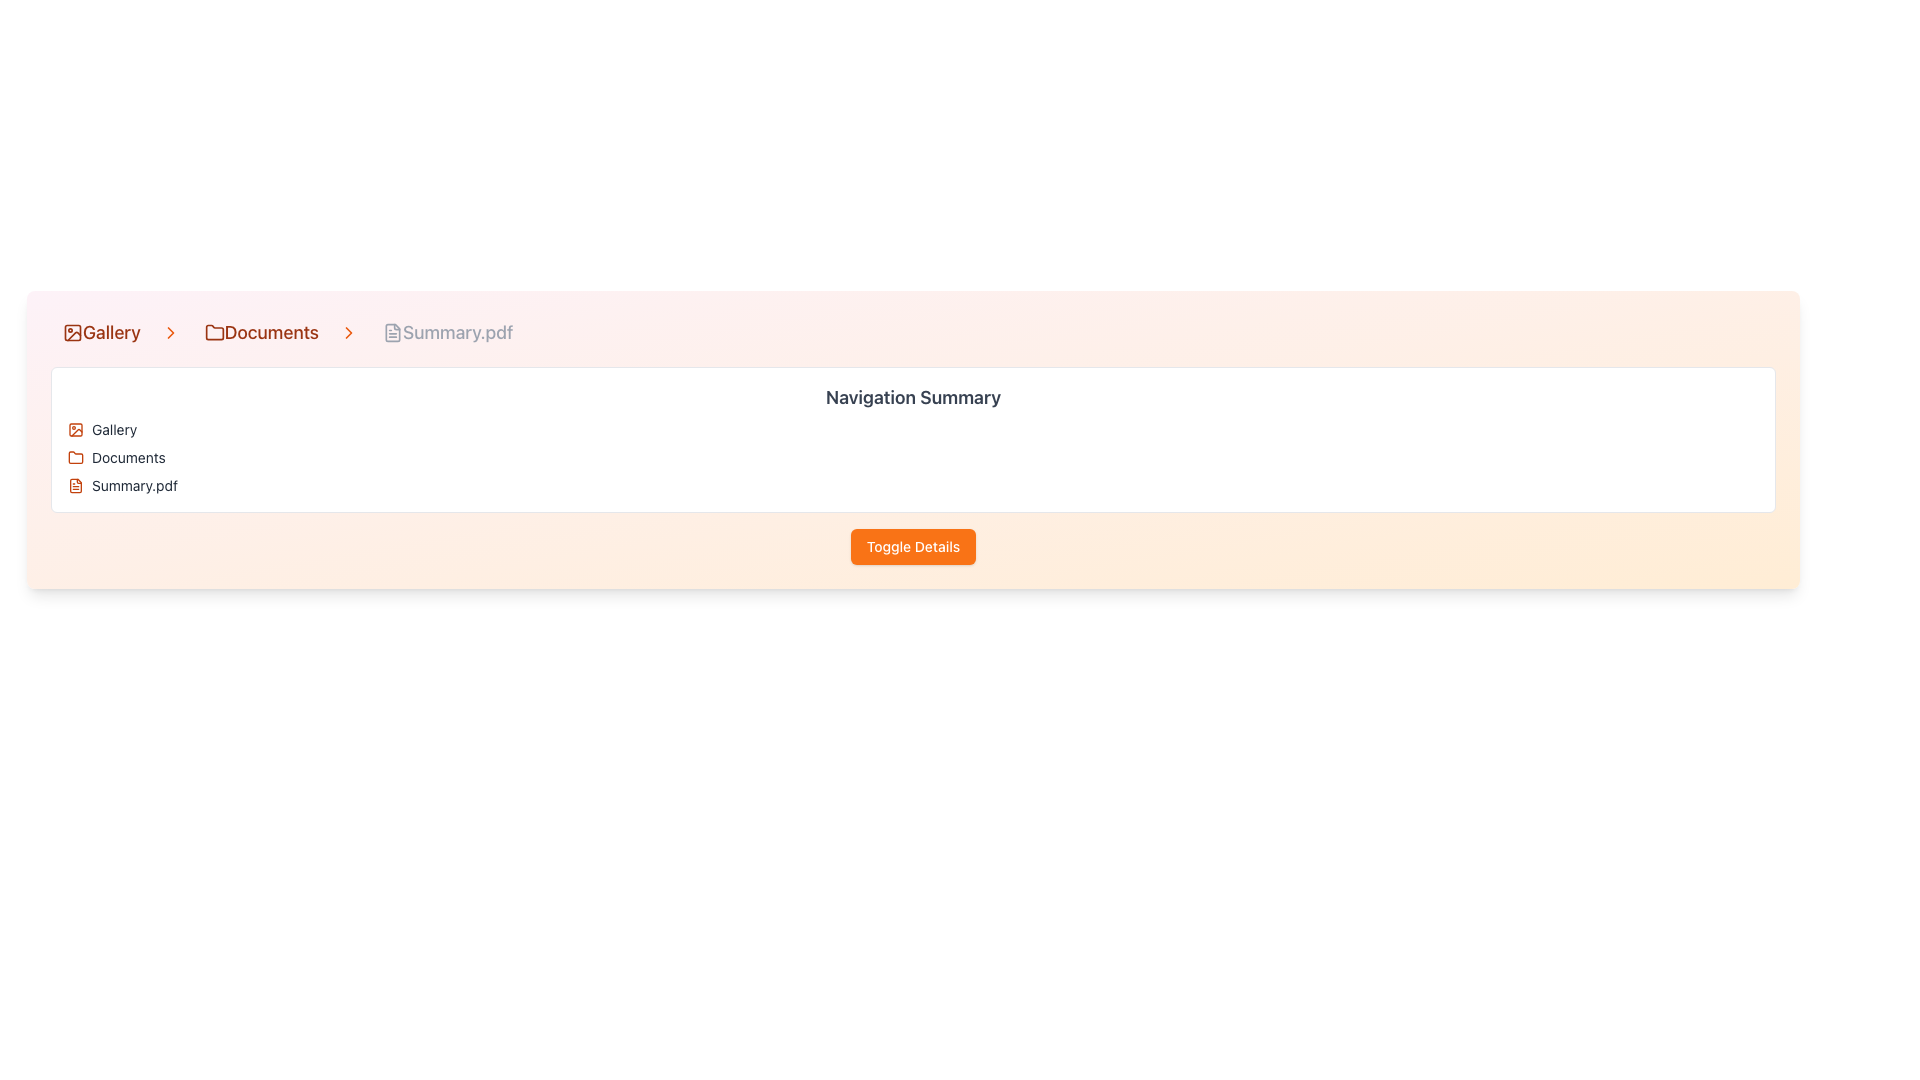 The width and height of the screenshot is (1920, 1080). What do you see at coordinates (76, 486) in the screenshot?
I see `the orange document icon` at bounding box center [76, 486].